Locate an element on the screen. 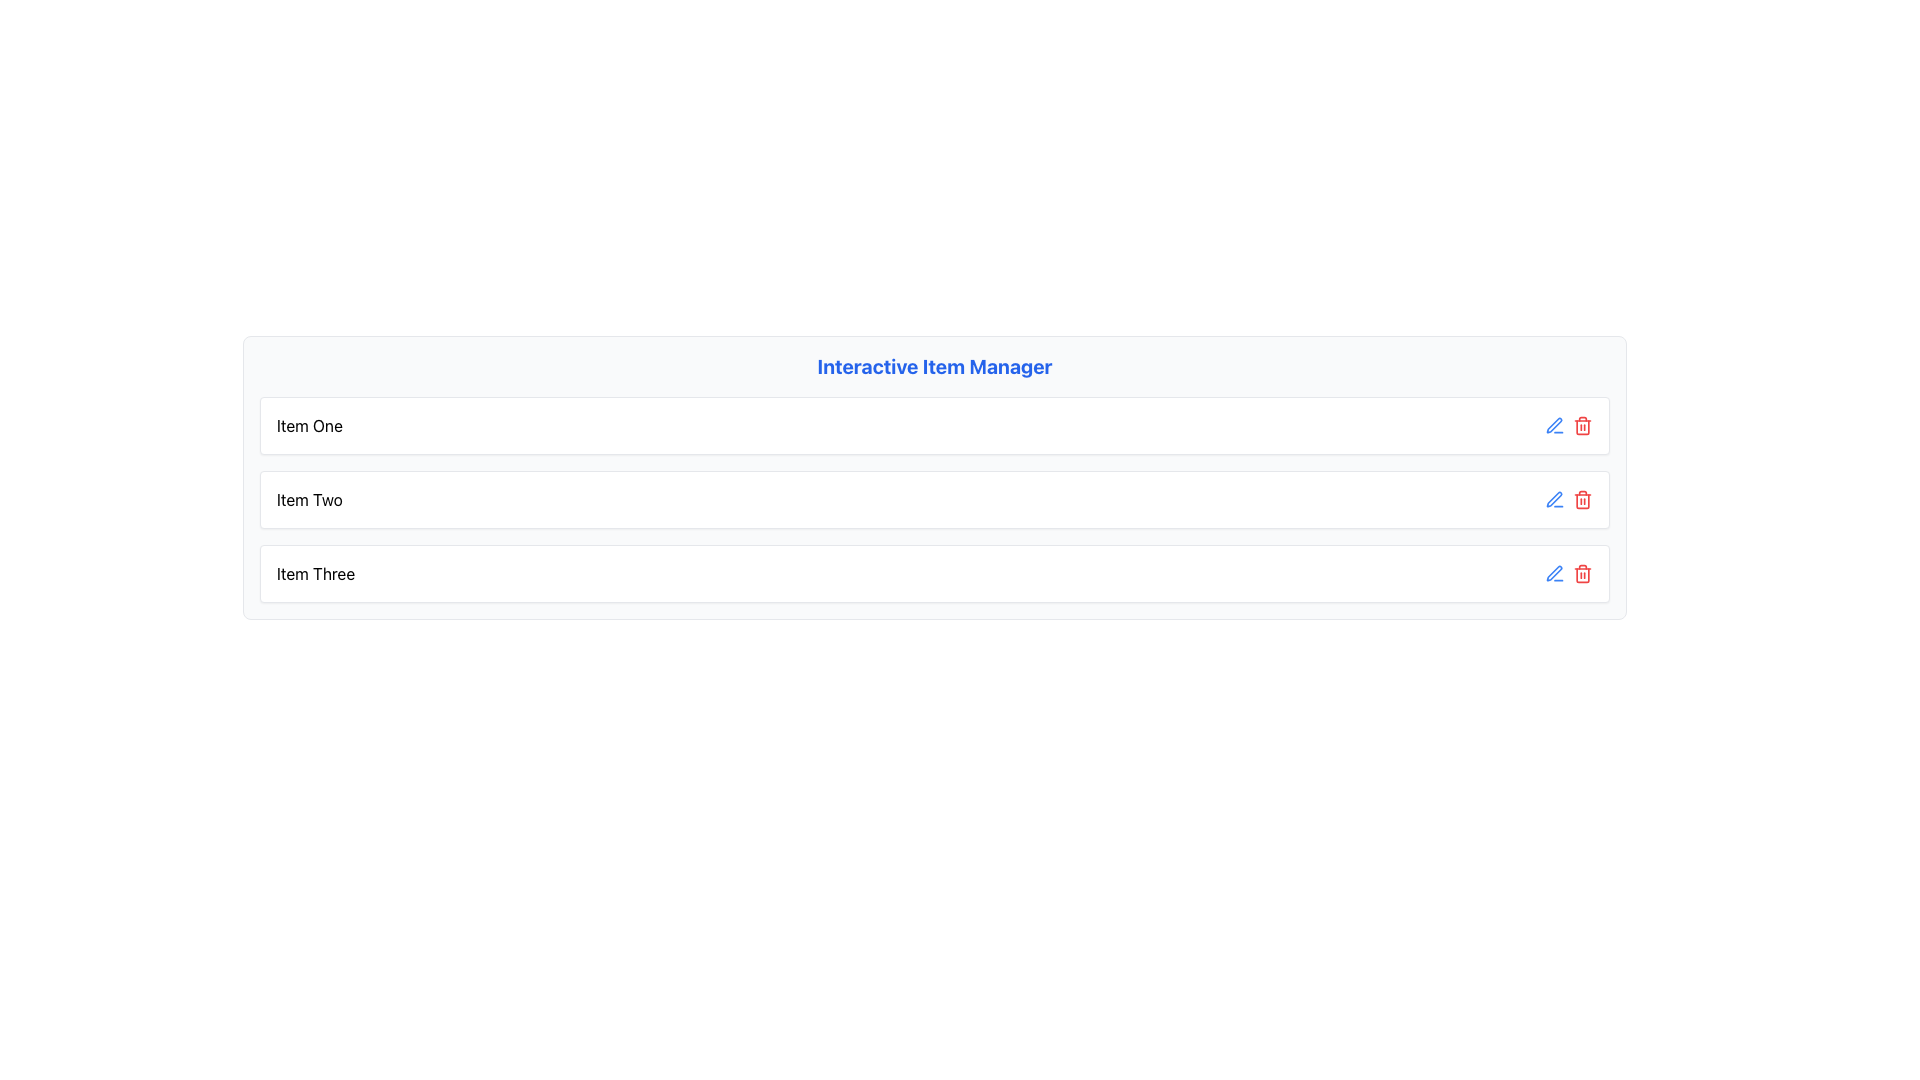  the Text label that serves as the header for its respective list item is located at coordinates (308, 424).